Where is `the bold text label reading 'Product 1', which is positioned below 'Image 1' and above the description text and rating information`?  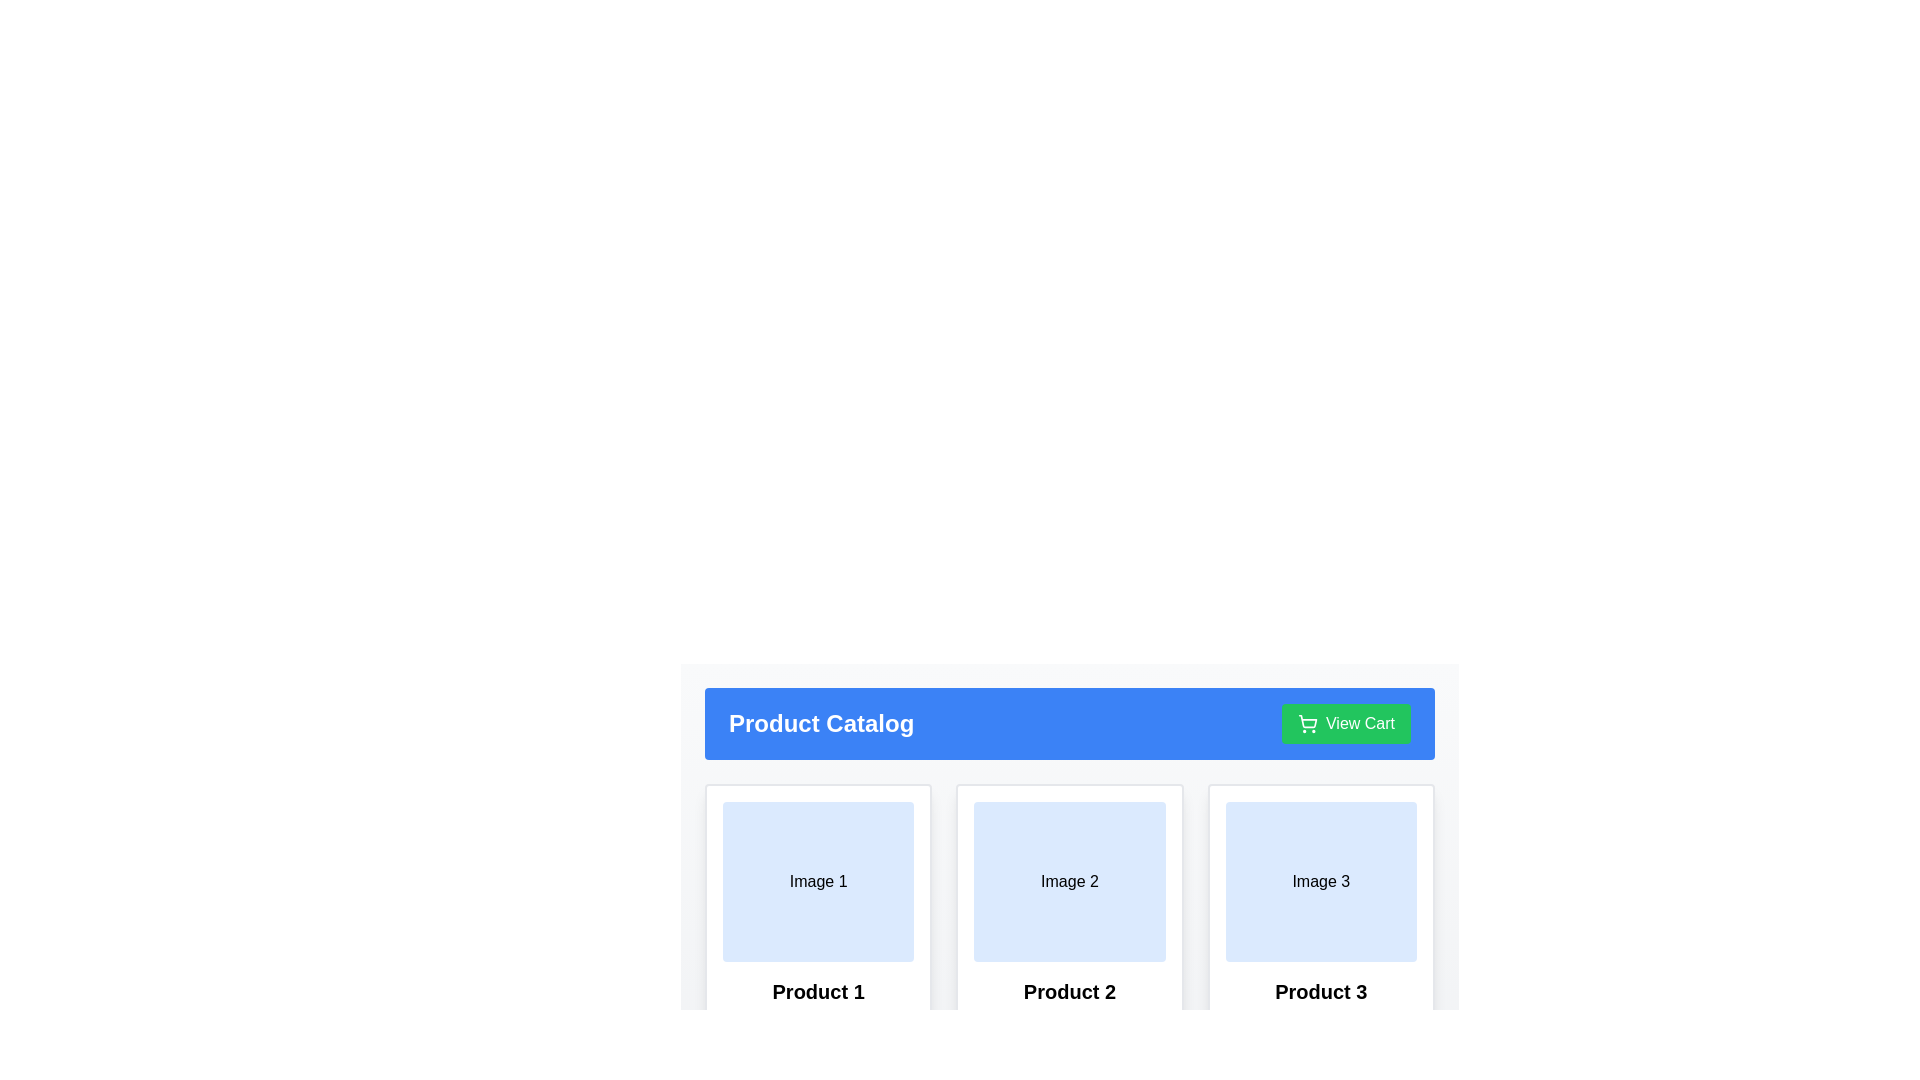
the bold text label reading 'Product 1', which is positioned below 'Image 1' and above the description text and rating information is located at coordinates (818, 991).